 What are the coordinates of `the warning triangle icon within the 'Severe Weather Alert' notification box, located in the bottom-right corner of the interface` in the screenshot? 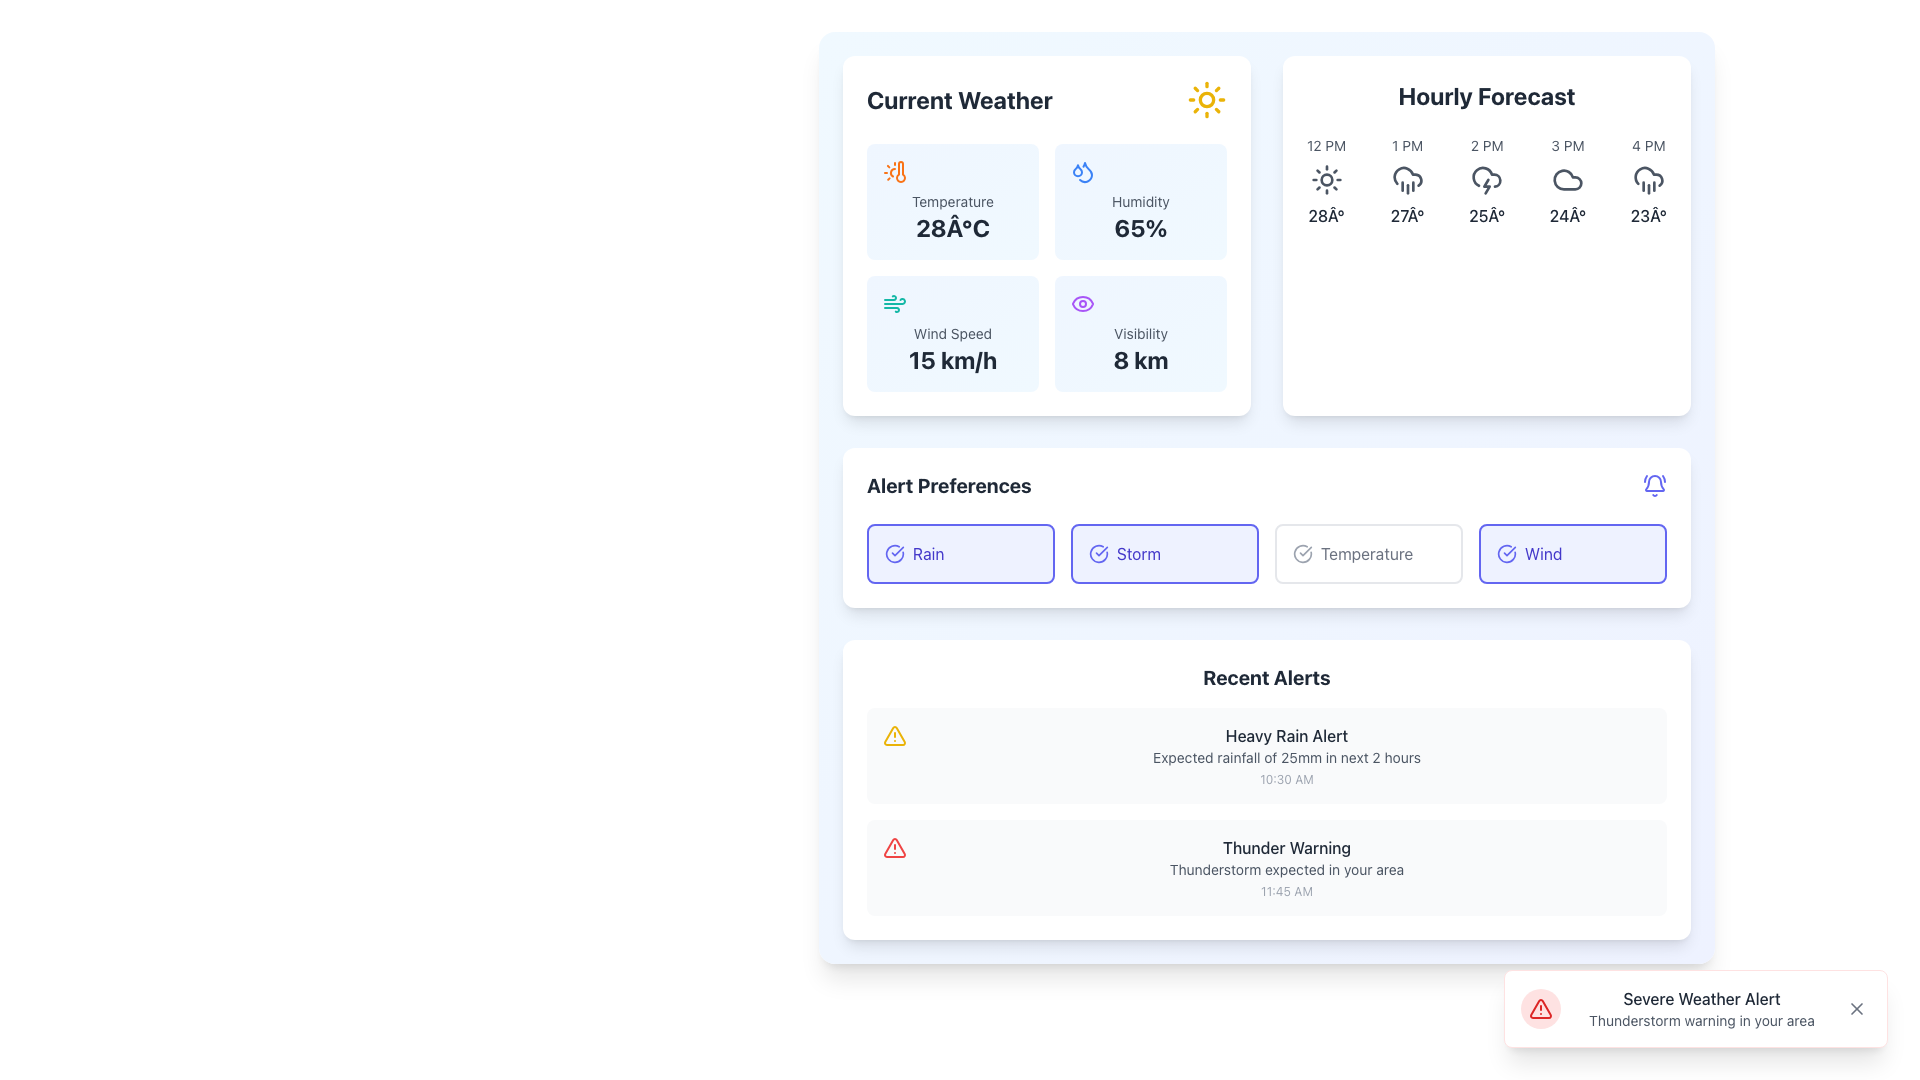 It's located at (1539, 1009).